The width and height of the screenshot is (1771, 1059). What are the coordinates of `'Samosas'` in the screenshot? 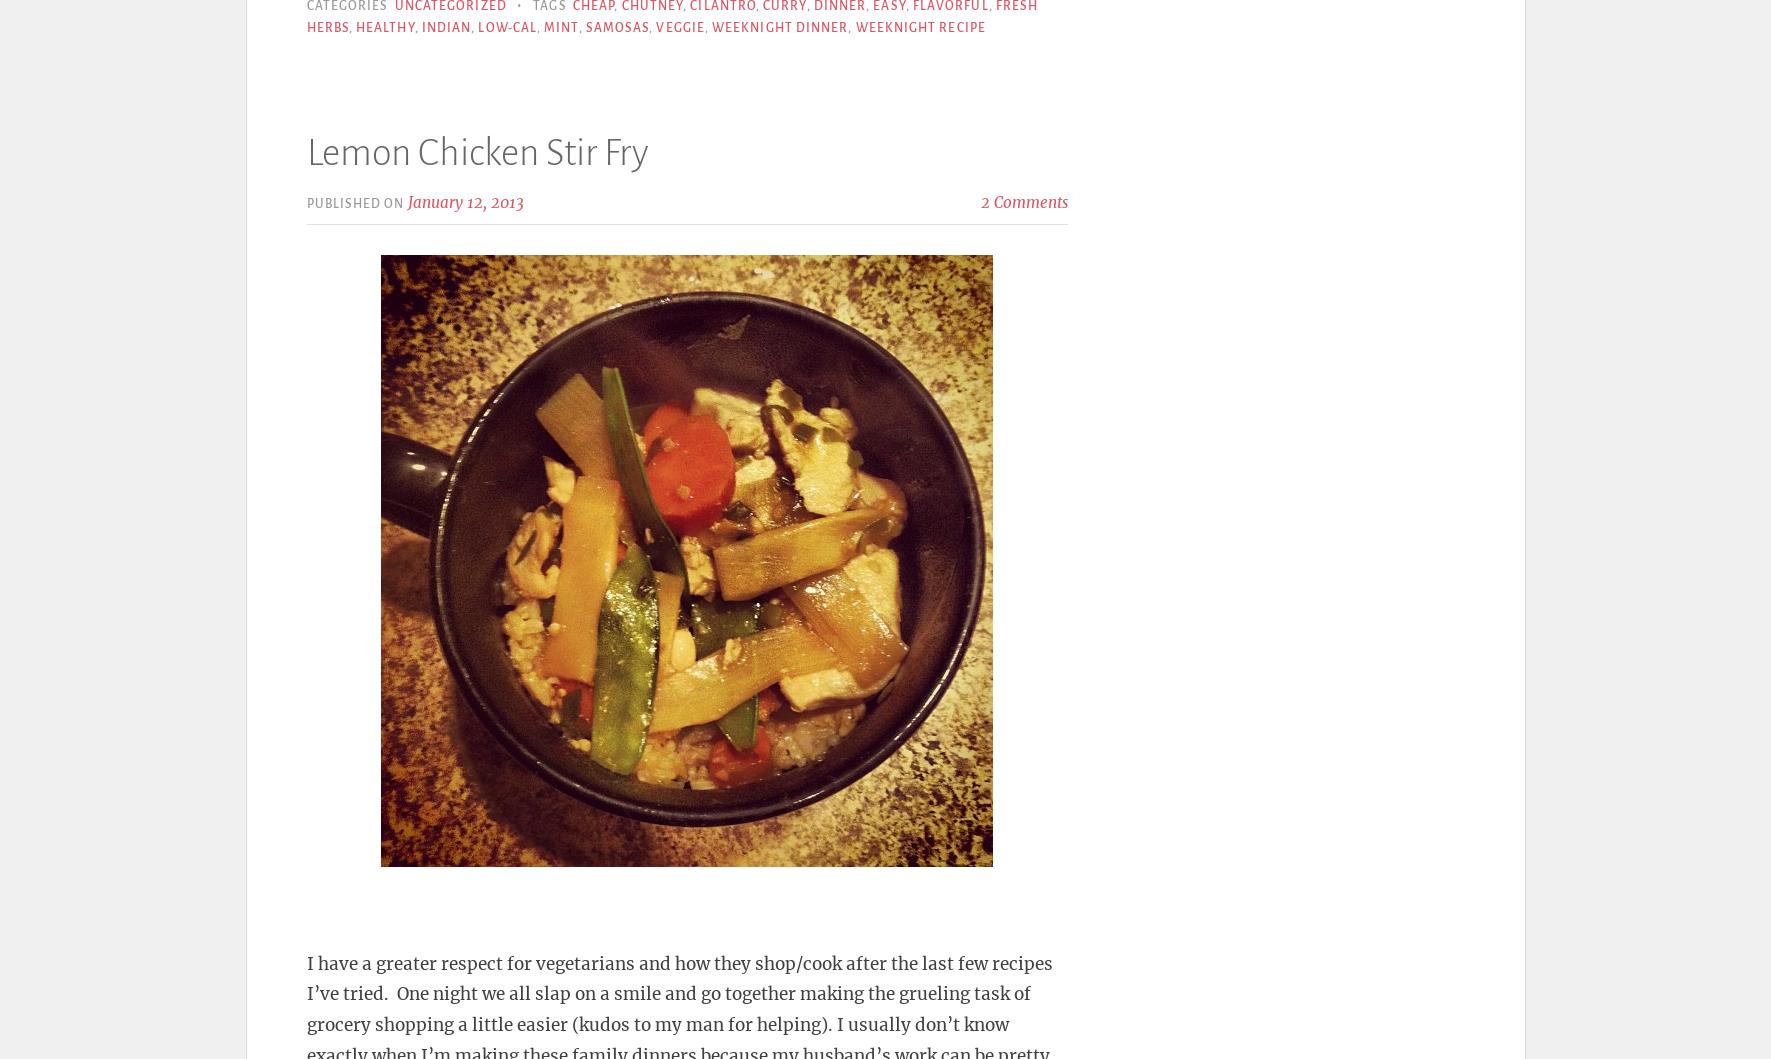 It's located at (616, 27).